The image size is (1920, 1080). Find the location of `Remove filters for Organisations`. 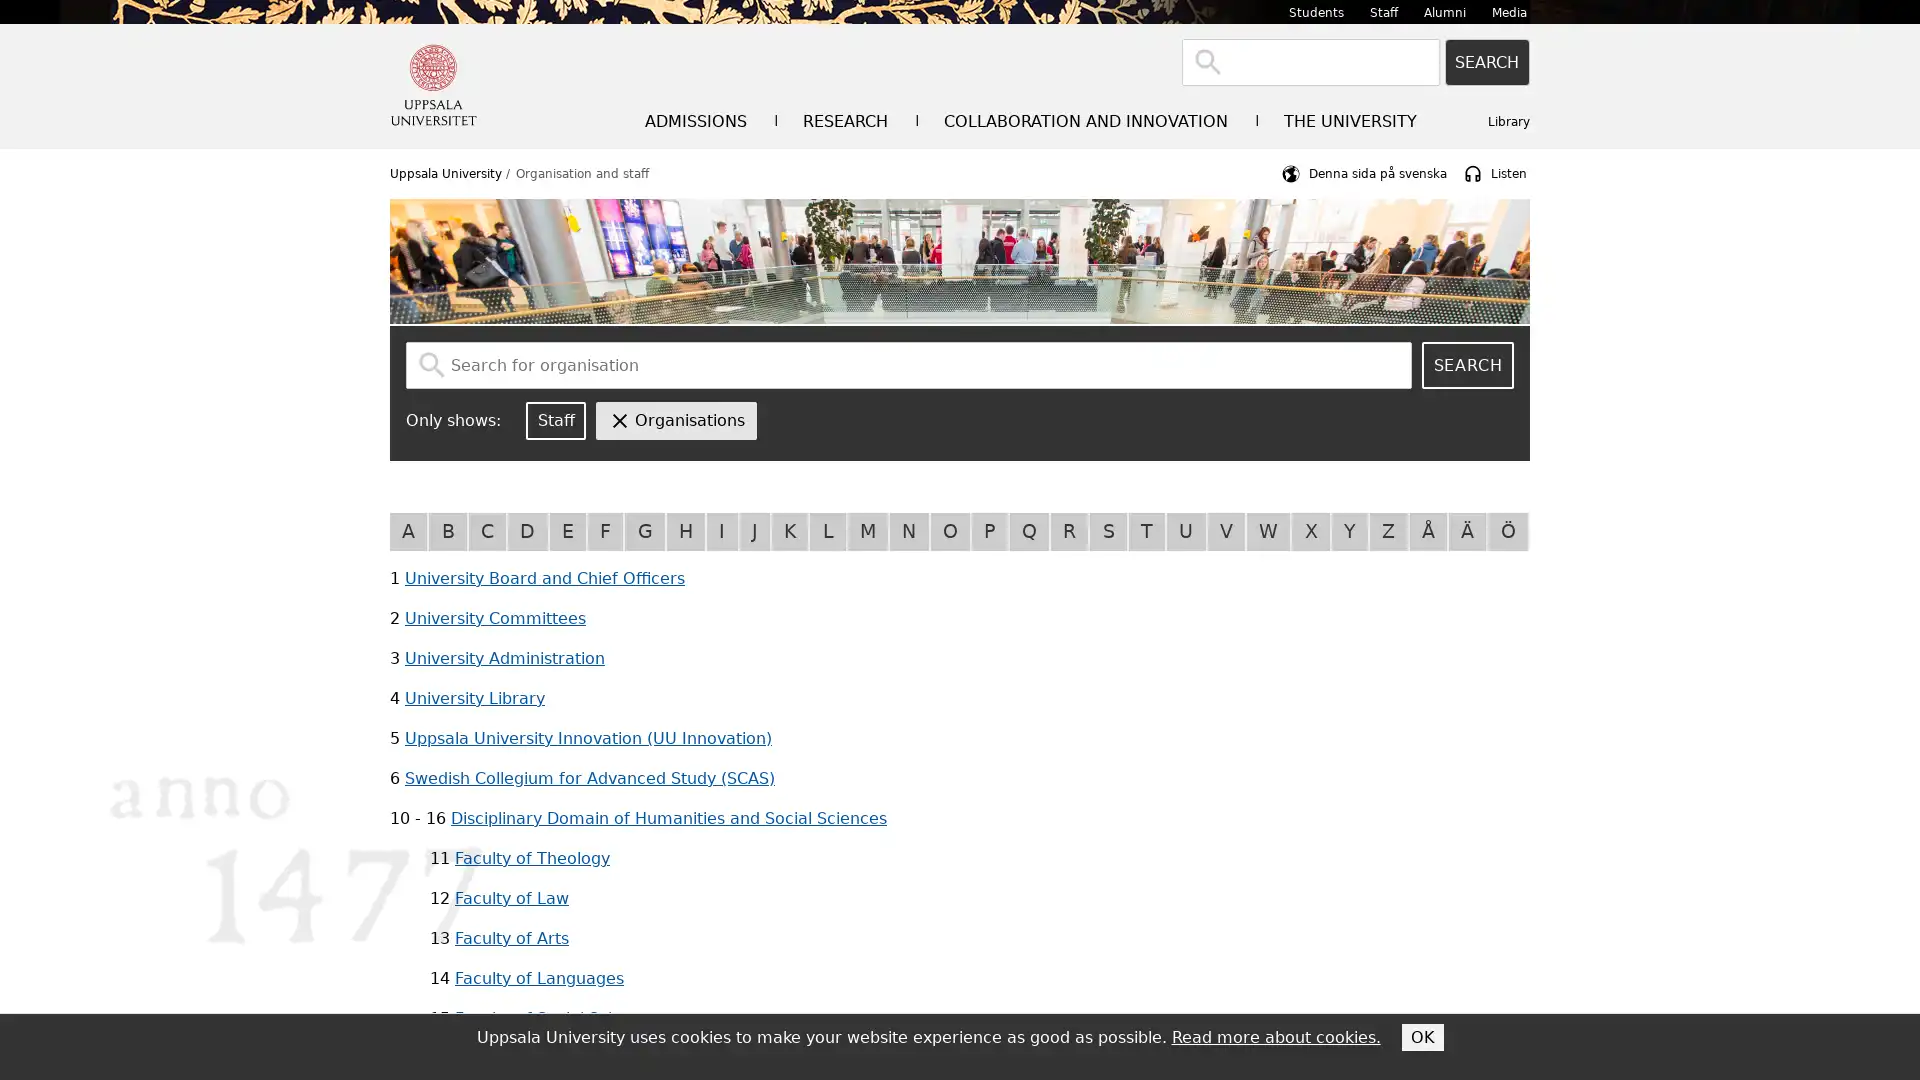

Remove filters for Organisations is located at coordinates (676, 419).